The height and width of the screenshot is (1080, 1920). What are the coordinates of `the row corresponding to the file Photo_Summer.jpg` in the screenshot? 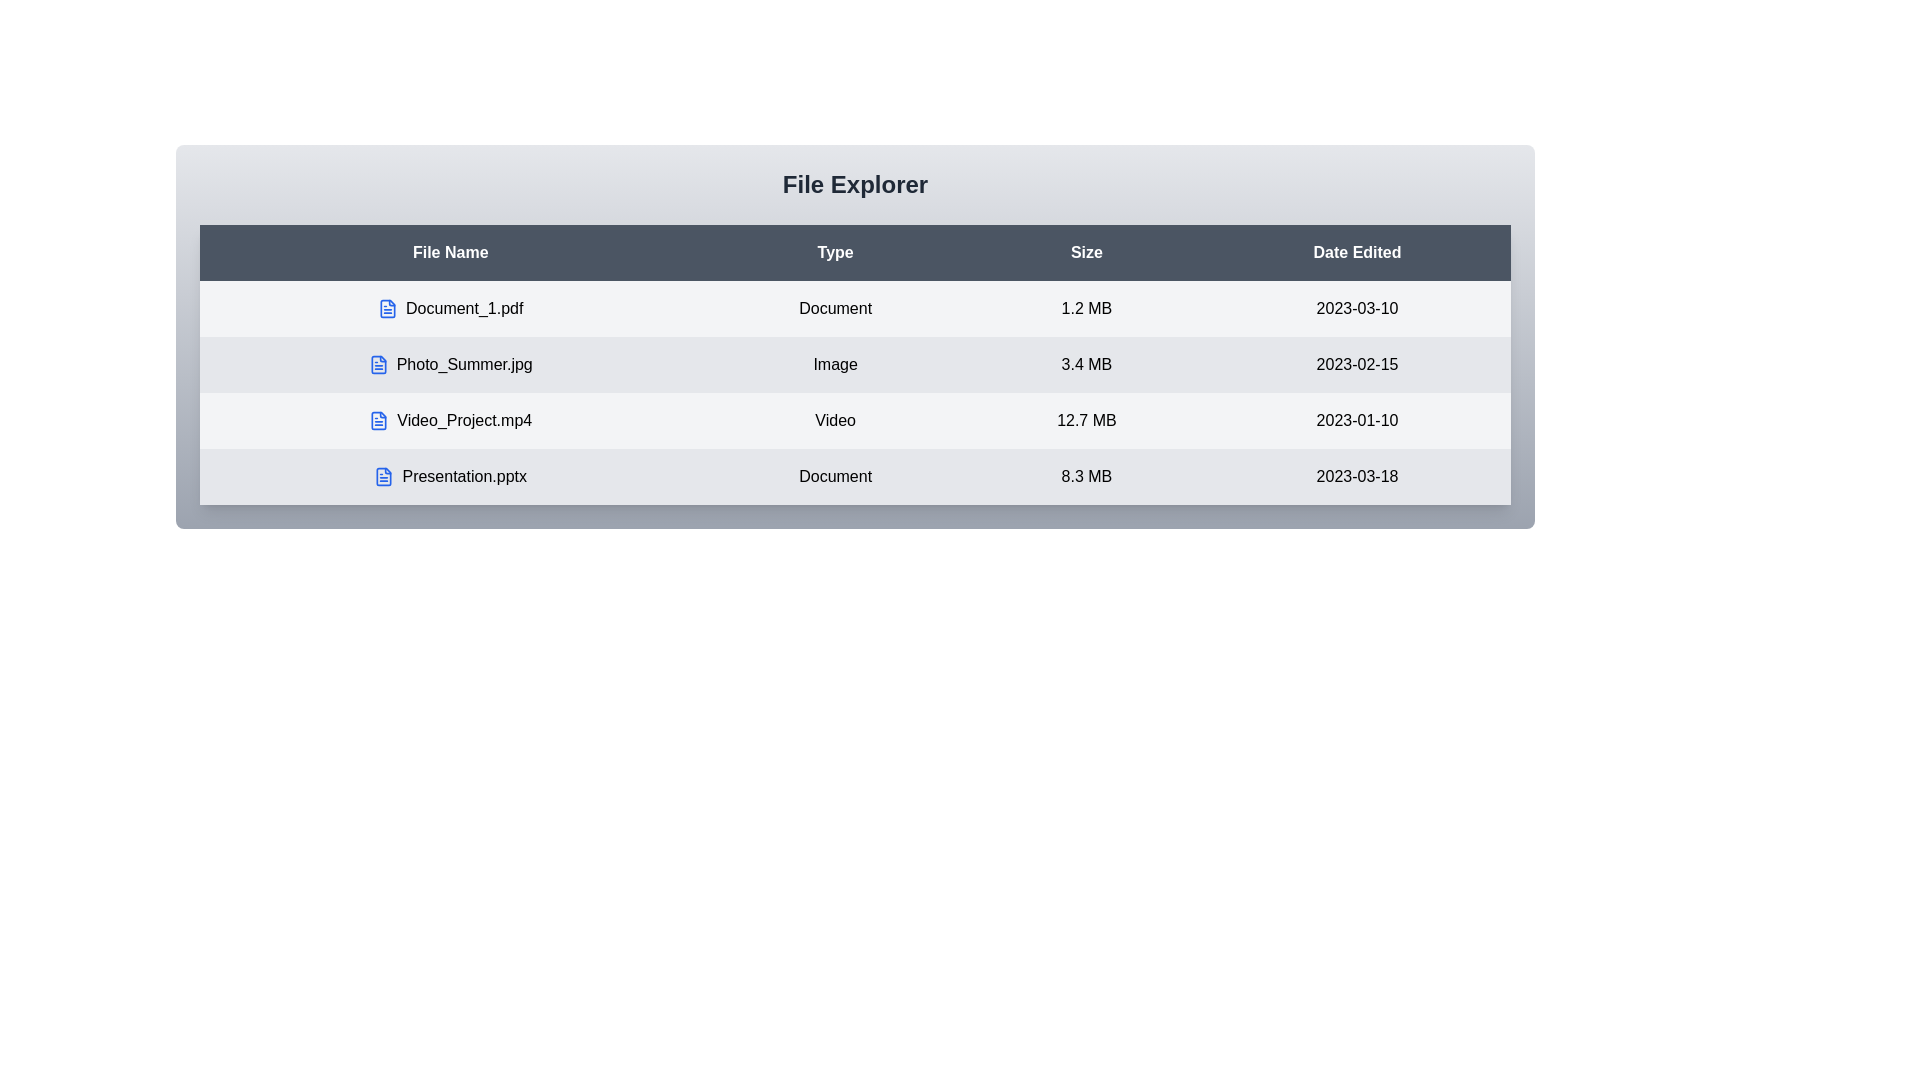 It's located at (449, 365).